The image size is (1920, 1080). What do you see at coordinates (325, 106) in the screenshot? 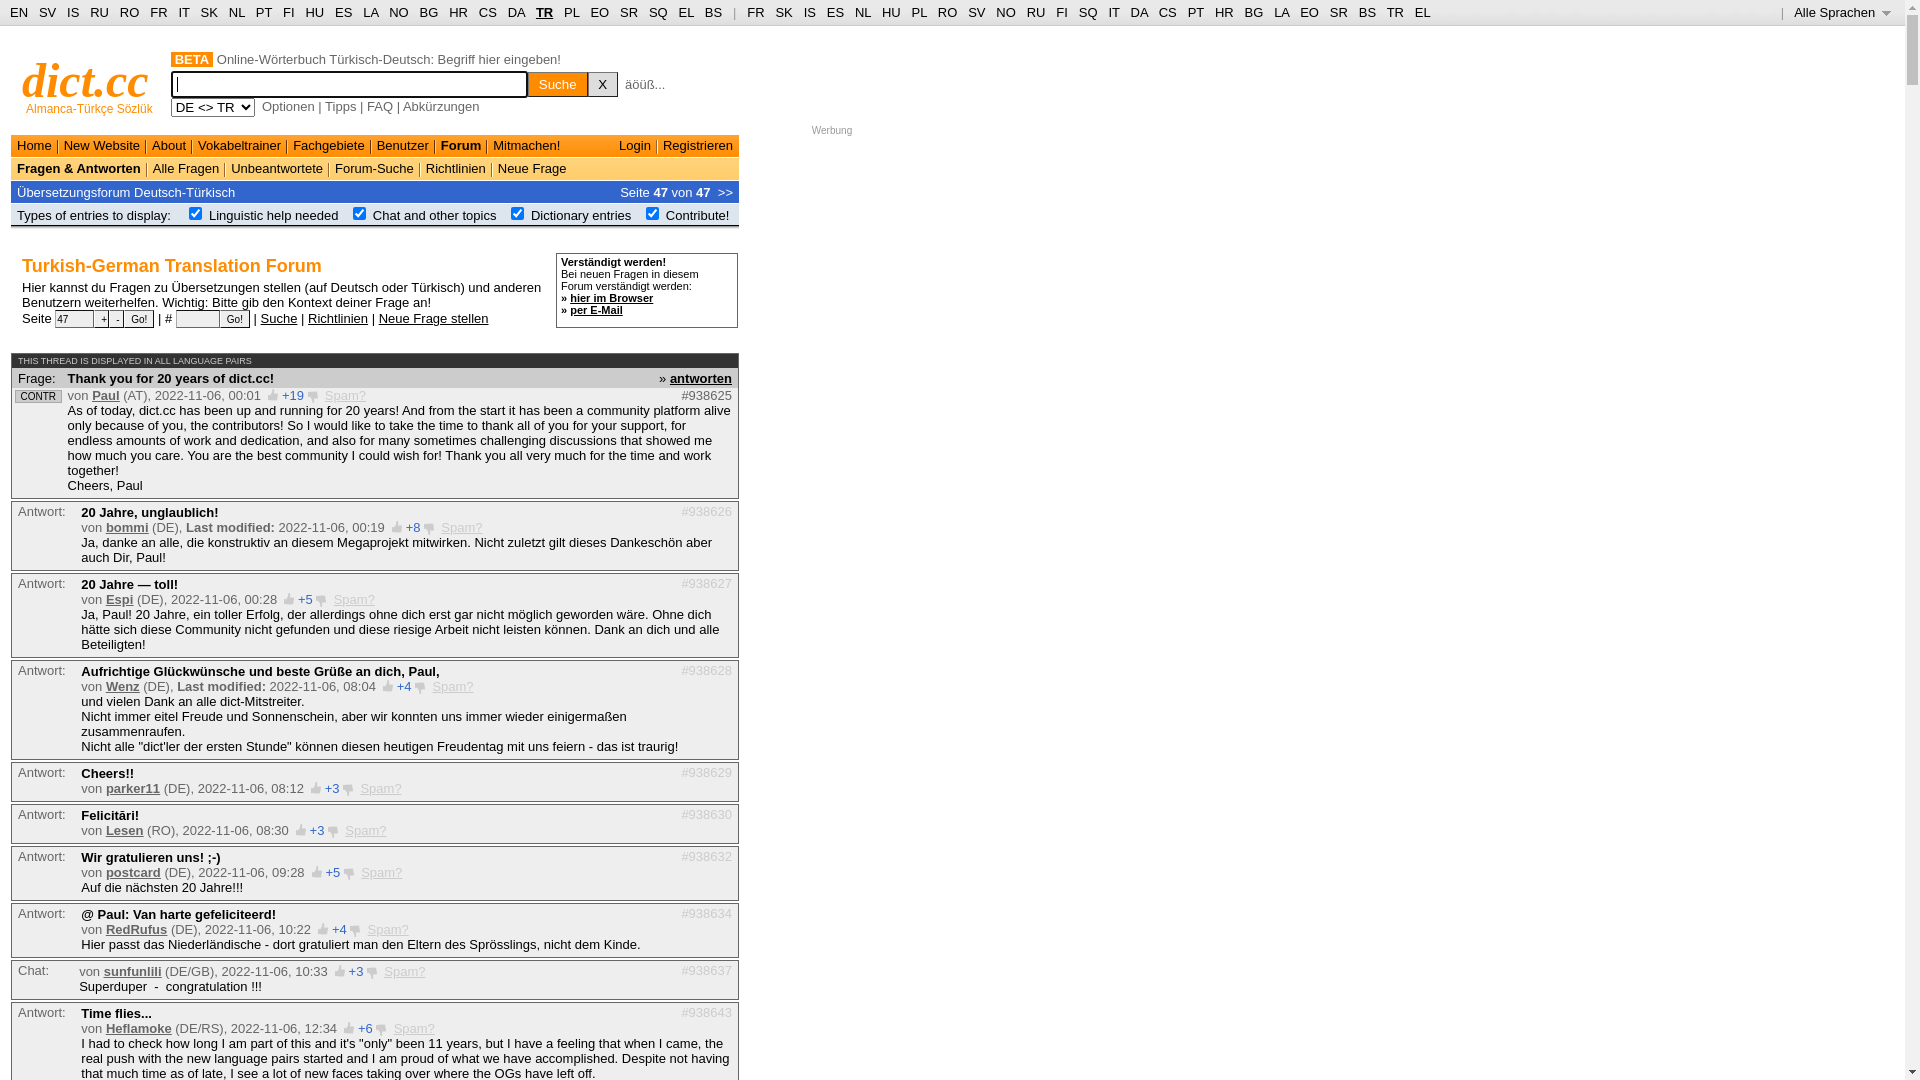
I see `'Tipps'` at bounding box center [325, 106].